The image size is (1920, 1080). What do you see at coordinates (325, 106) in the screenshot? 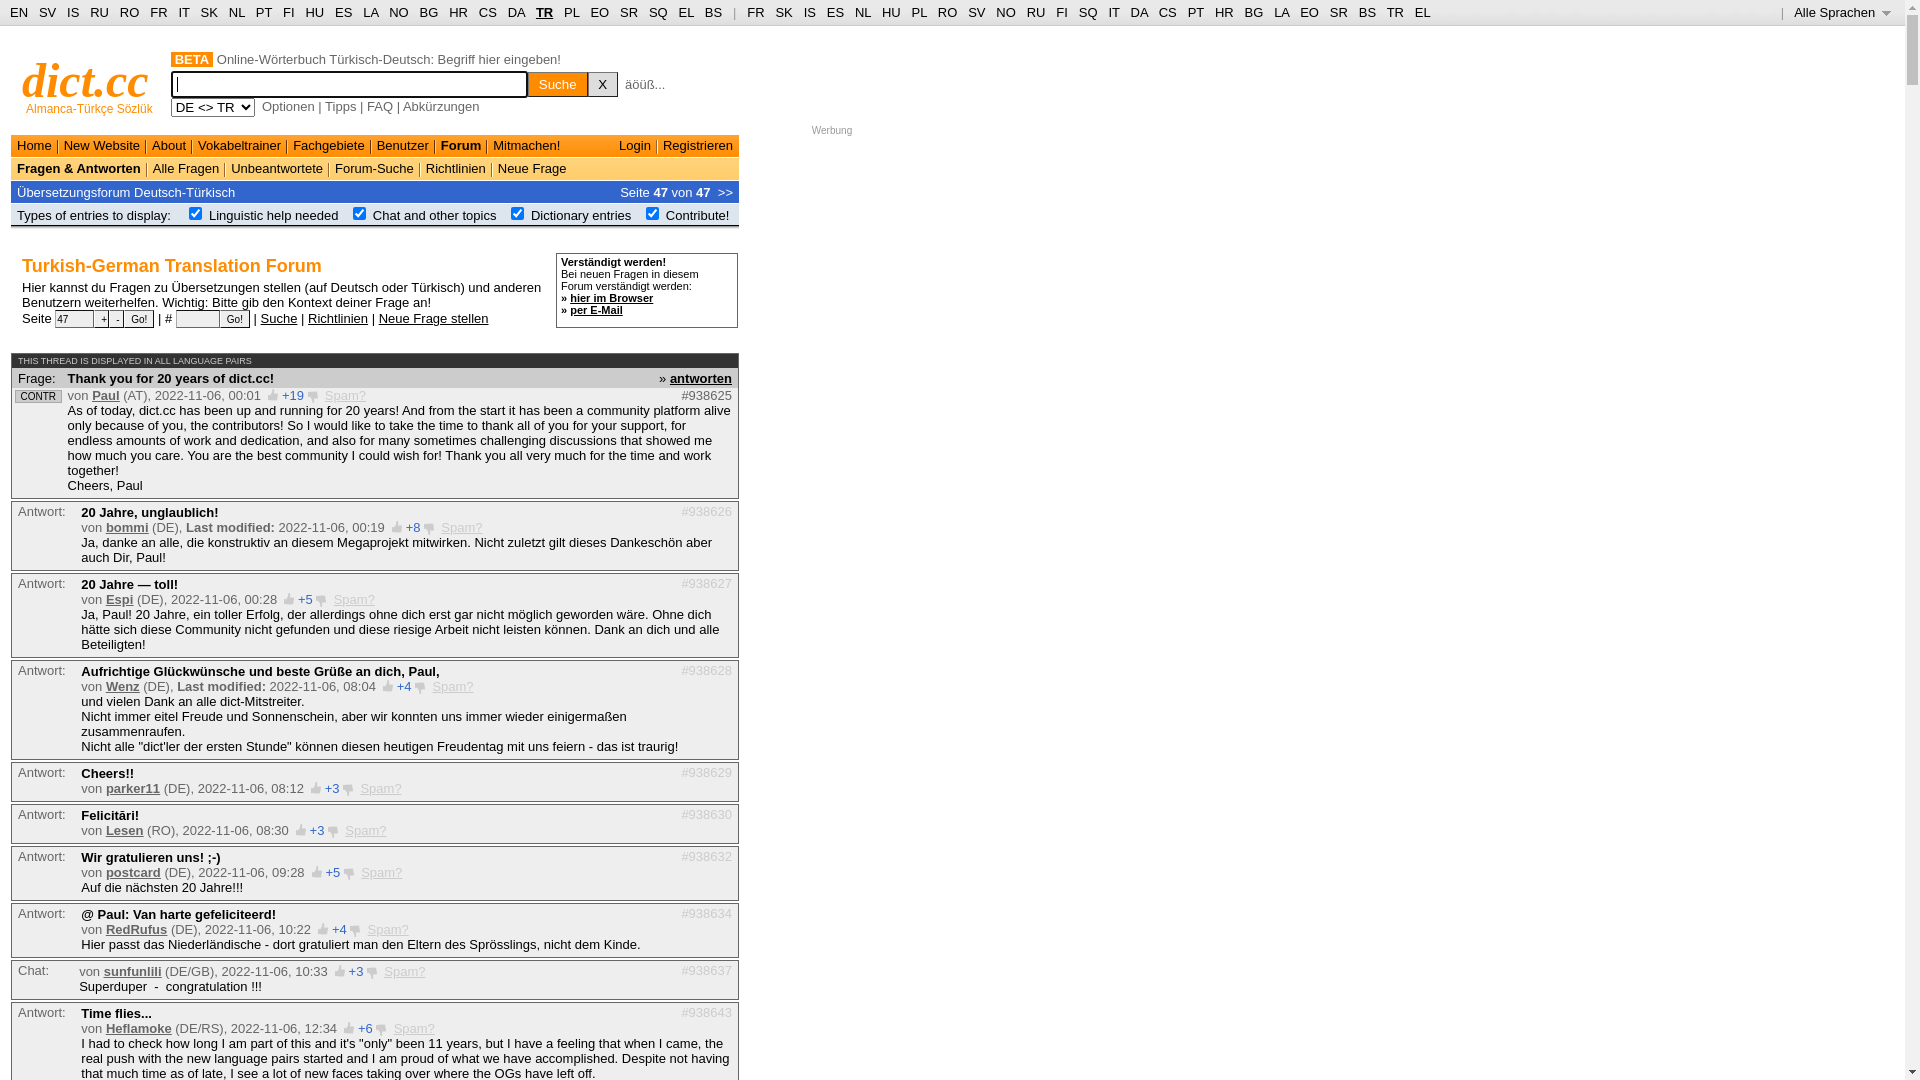
I see `'Tipps'` at bounding box center [325, 106].